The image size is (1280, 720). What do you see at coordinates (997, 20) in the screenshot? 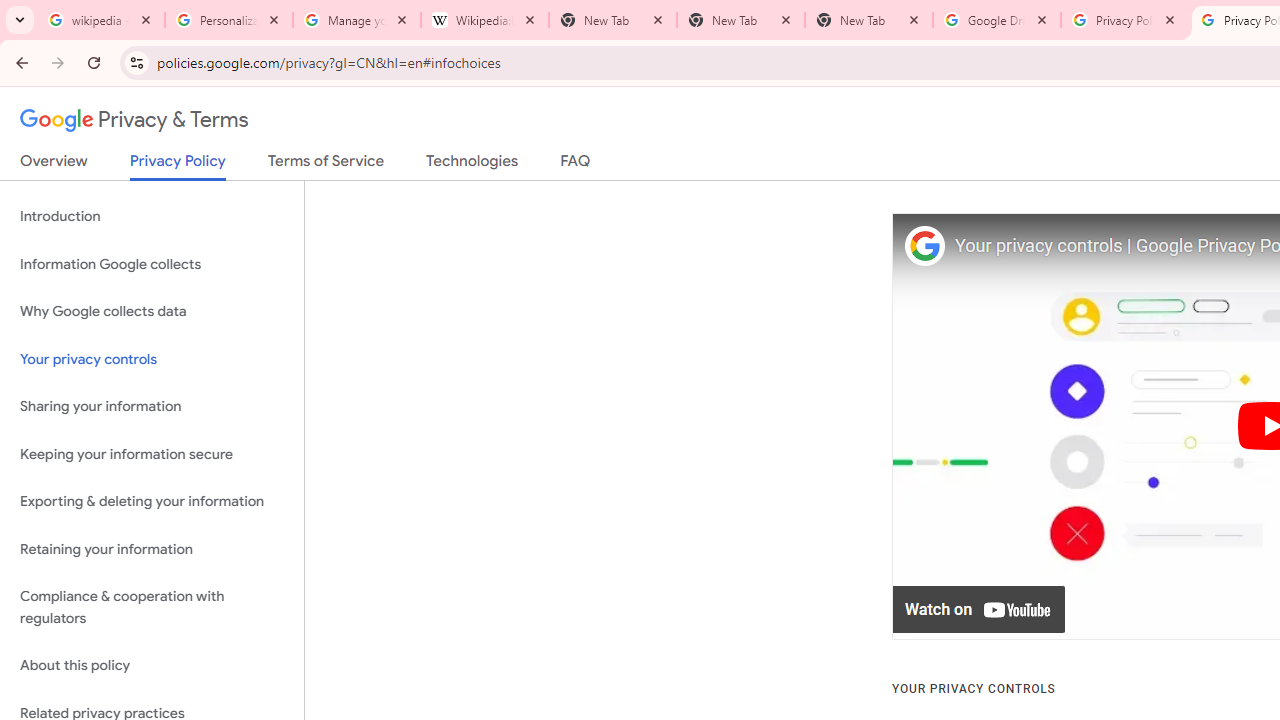
I see `'Google Drive: Sign-in'` at bounding box center [997, 20].